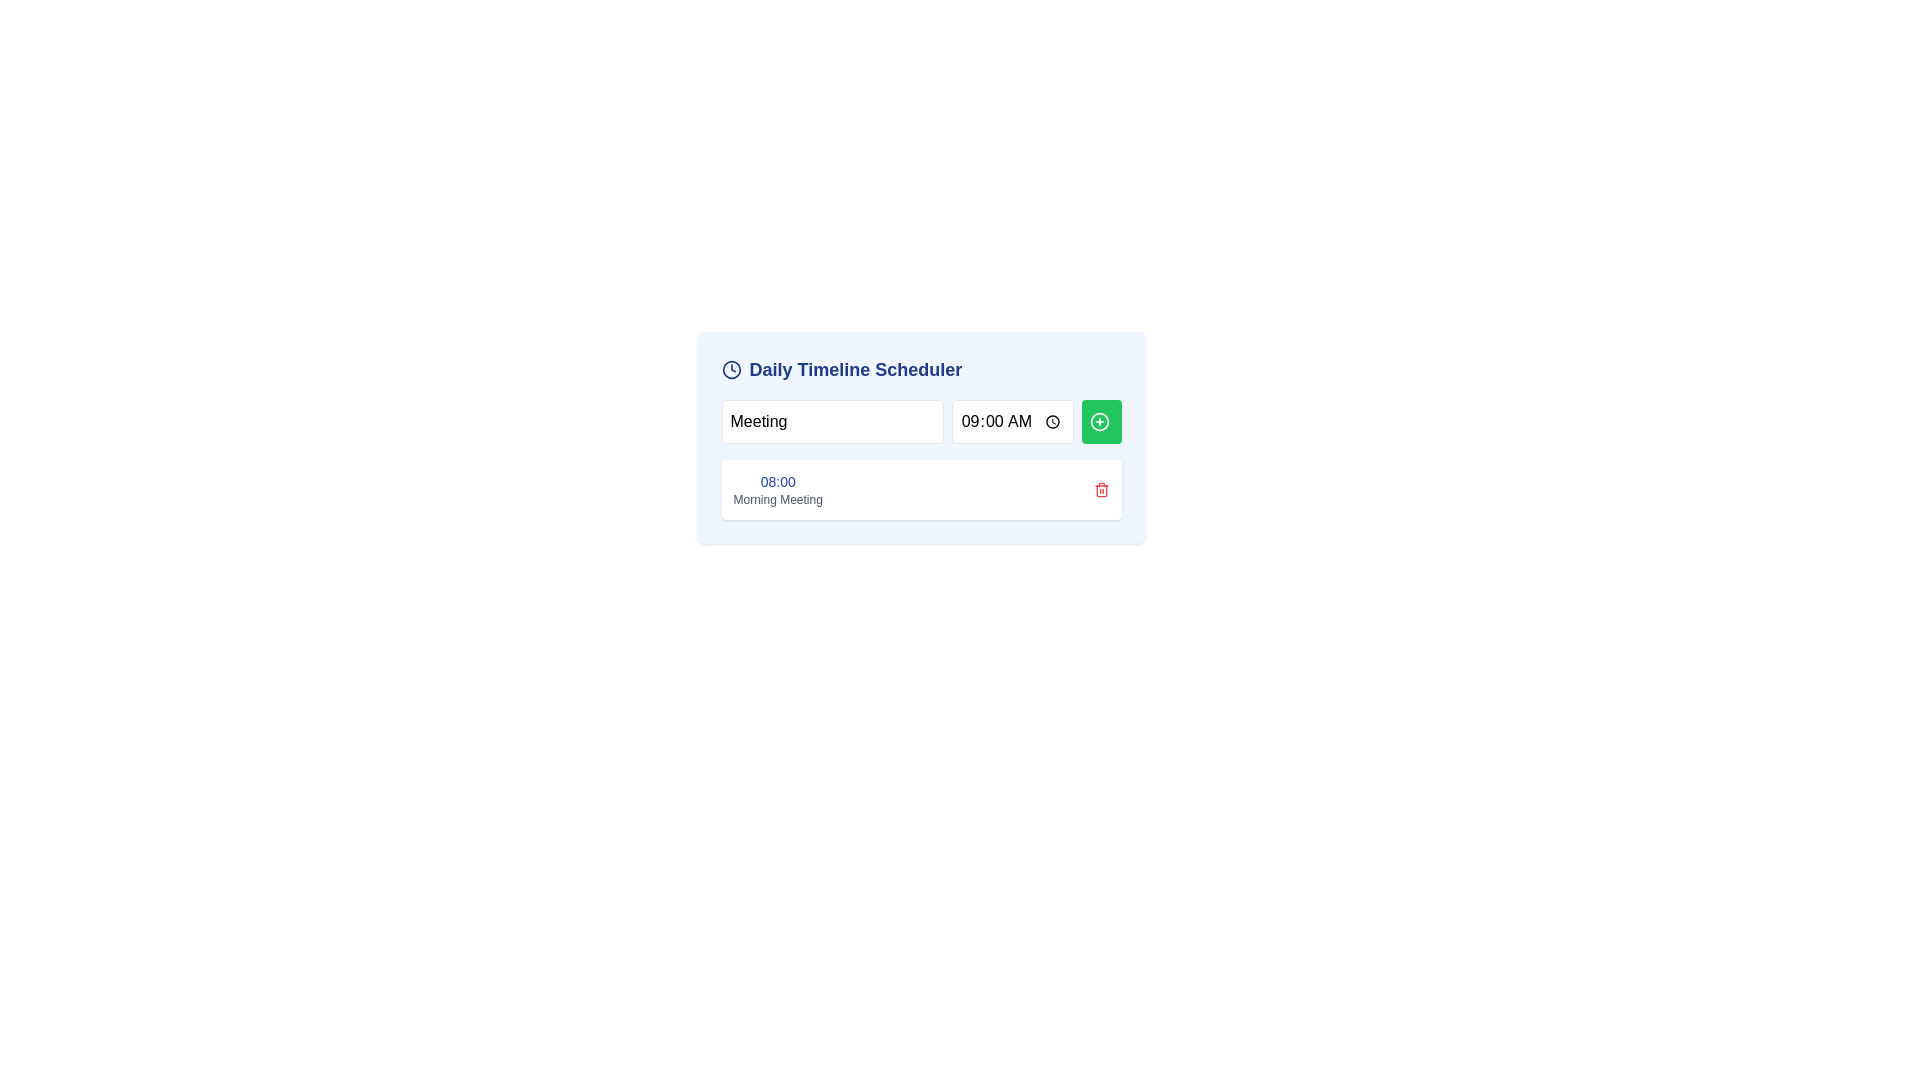 Image resolution: width=1920 pixels, height=1080 pixels. I want to click on the delete button located at the right side of the meeting entry for 'Morning Meeting' scheduled at '08:00', so click(1100, 489).